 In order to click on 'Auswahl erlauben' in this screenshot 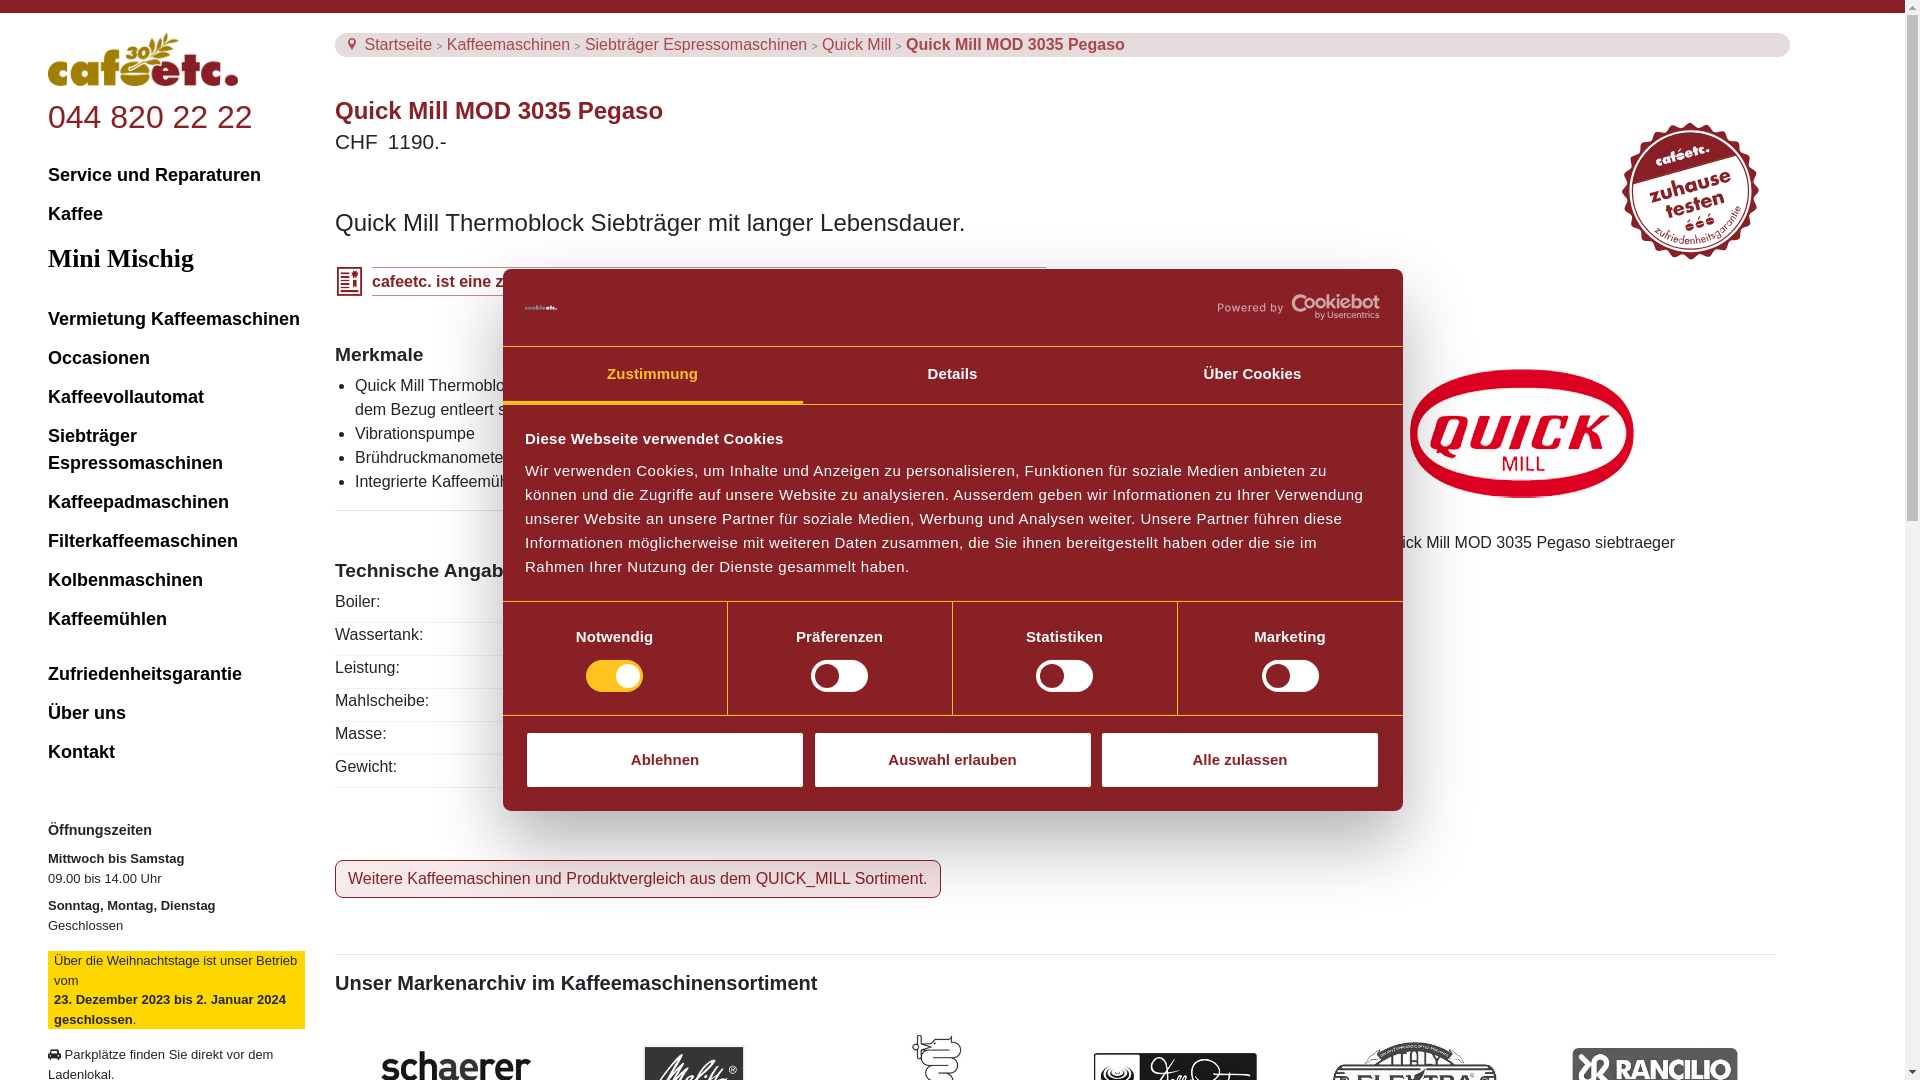, I will do `click(950, 759)`.